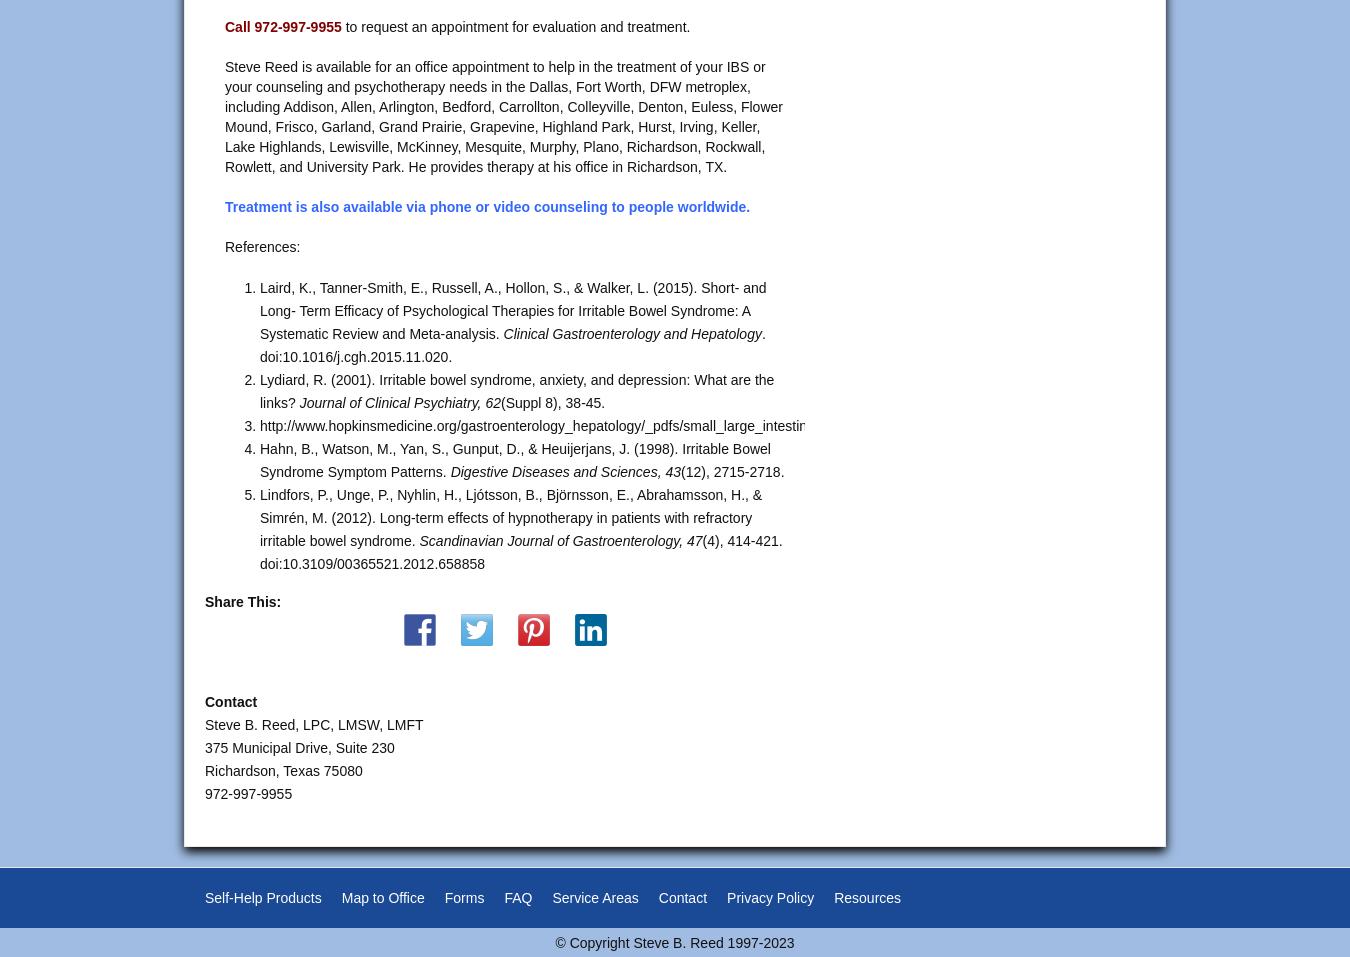 Image resolution: width=1350 pixels, height=957 pixels. What do you see at coordinates (509, 518) in the screenshot?
I see `'Lindfors, P., Unge, P., Nyhlin, H., Ljótsson, B., Björnsson, E., Abrahamsson, H., & Simrén, M. (2012). Long-term effects of hypnotherapy in patients with refractory irritable bowel syndrome.'` at bounding box center [509, 518].